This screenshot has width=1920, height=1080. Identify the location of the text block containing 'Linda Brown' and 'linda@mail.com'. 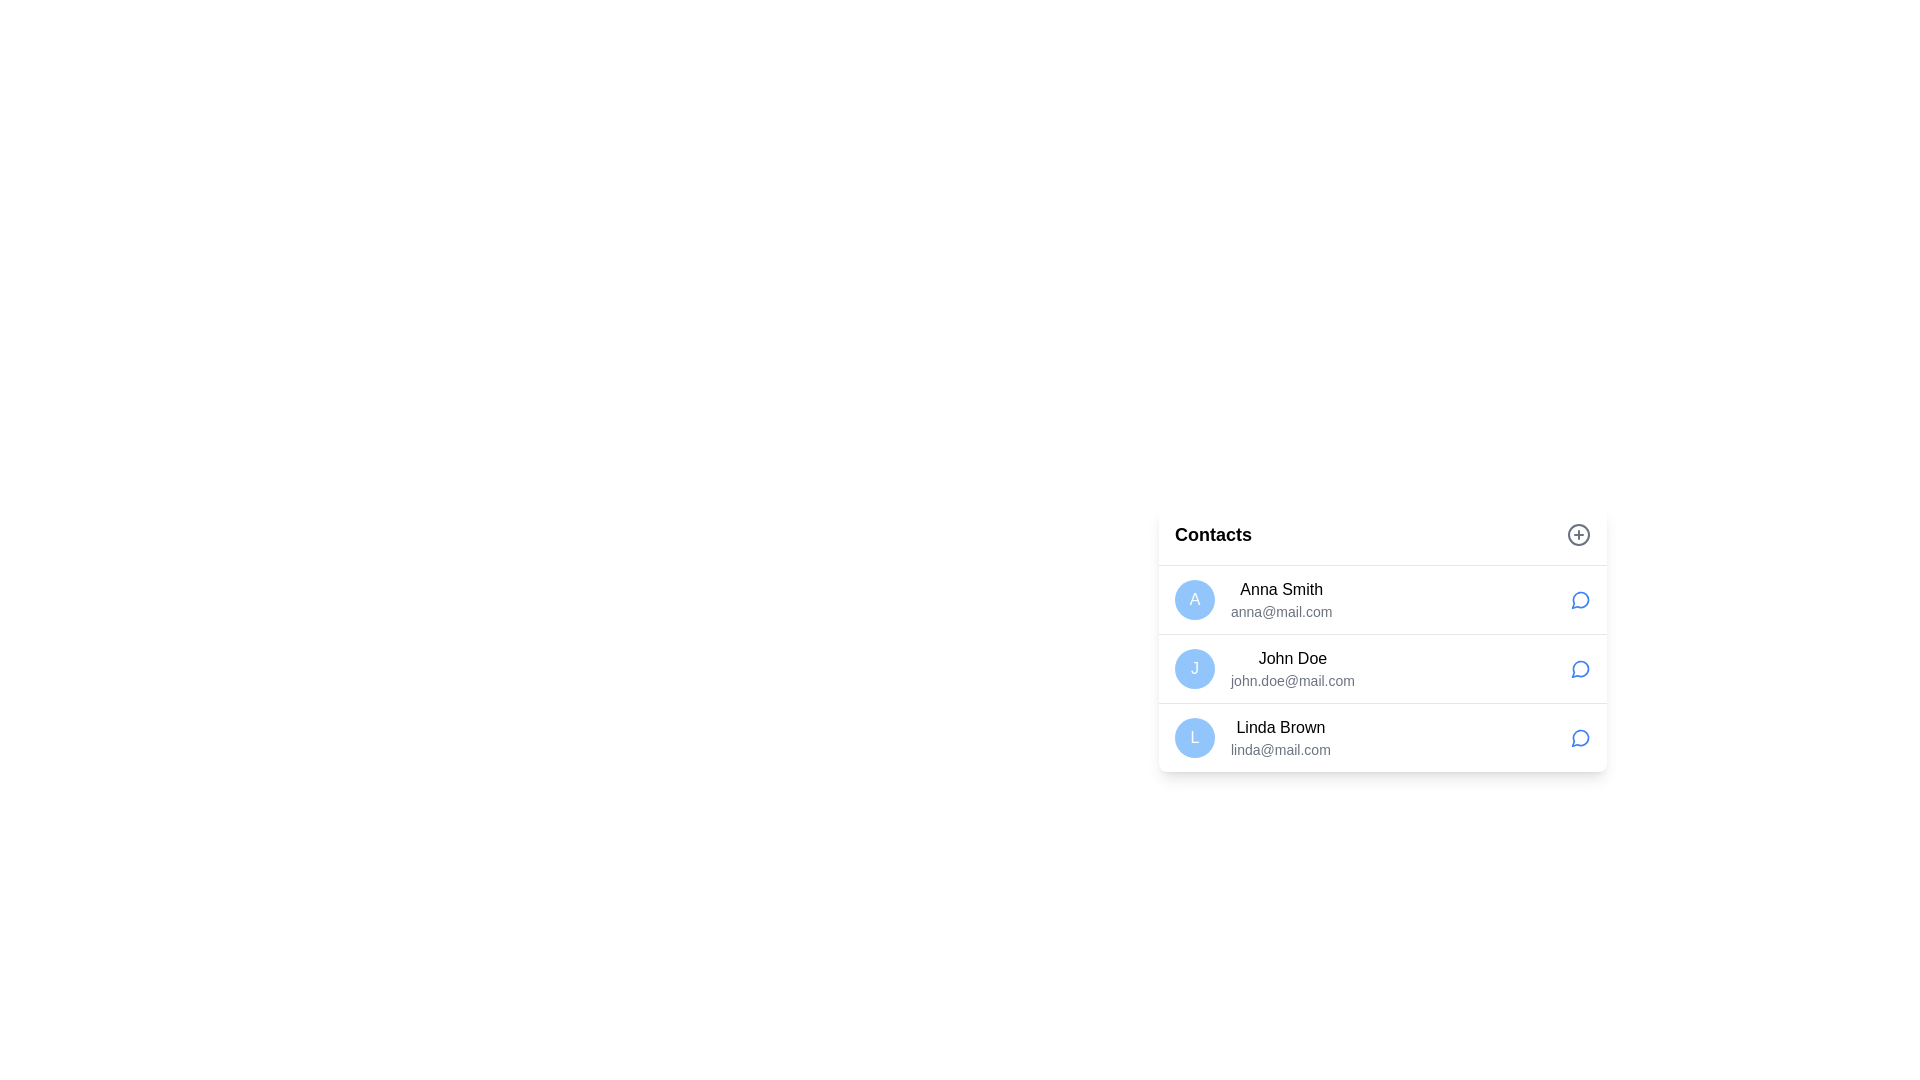
(1280, 737).